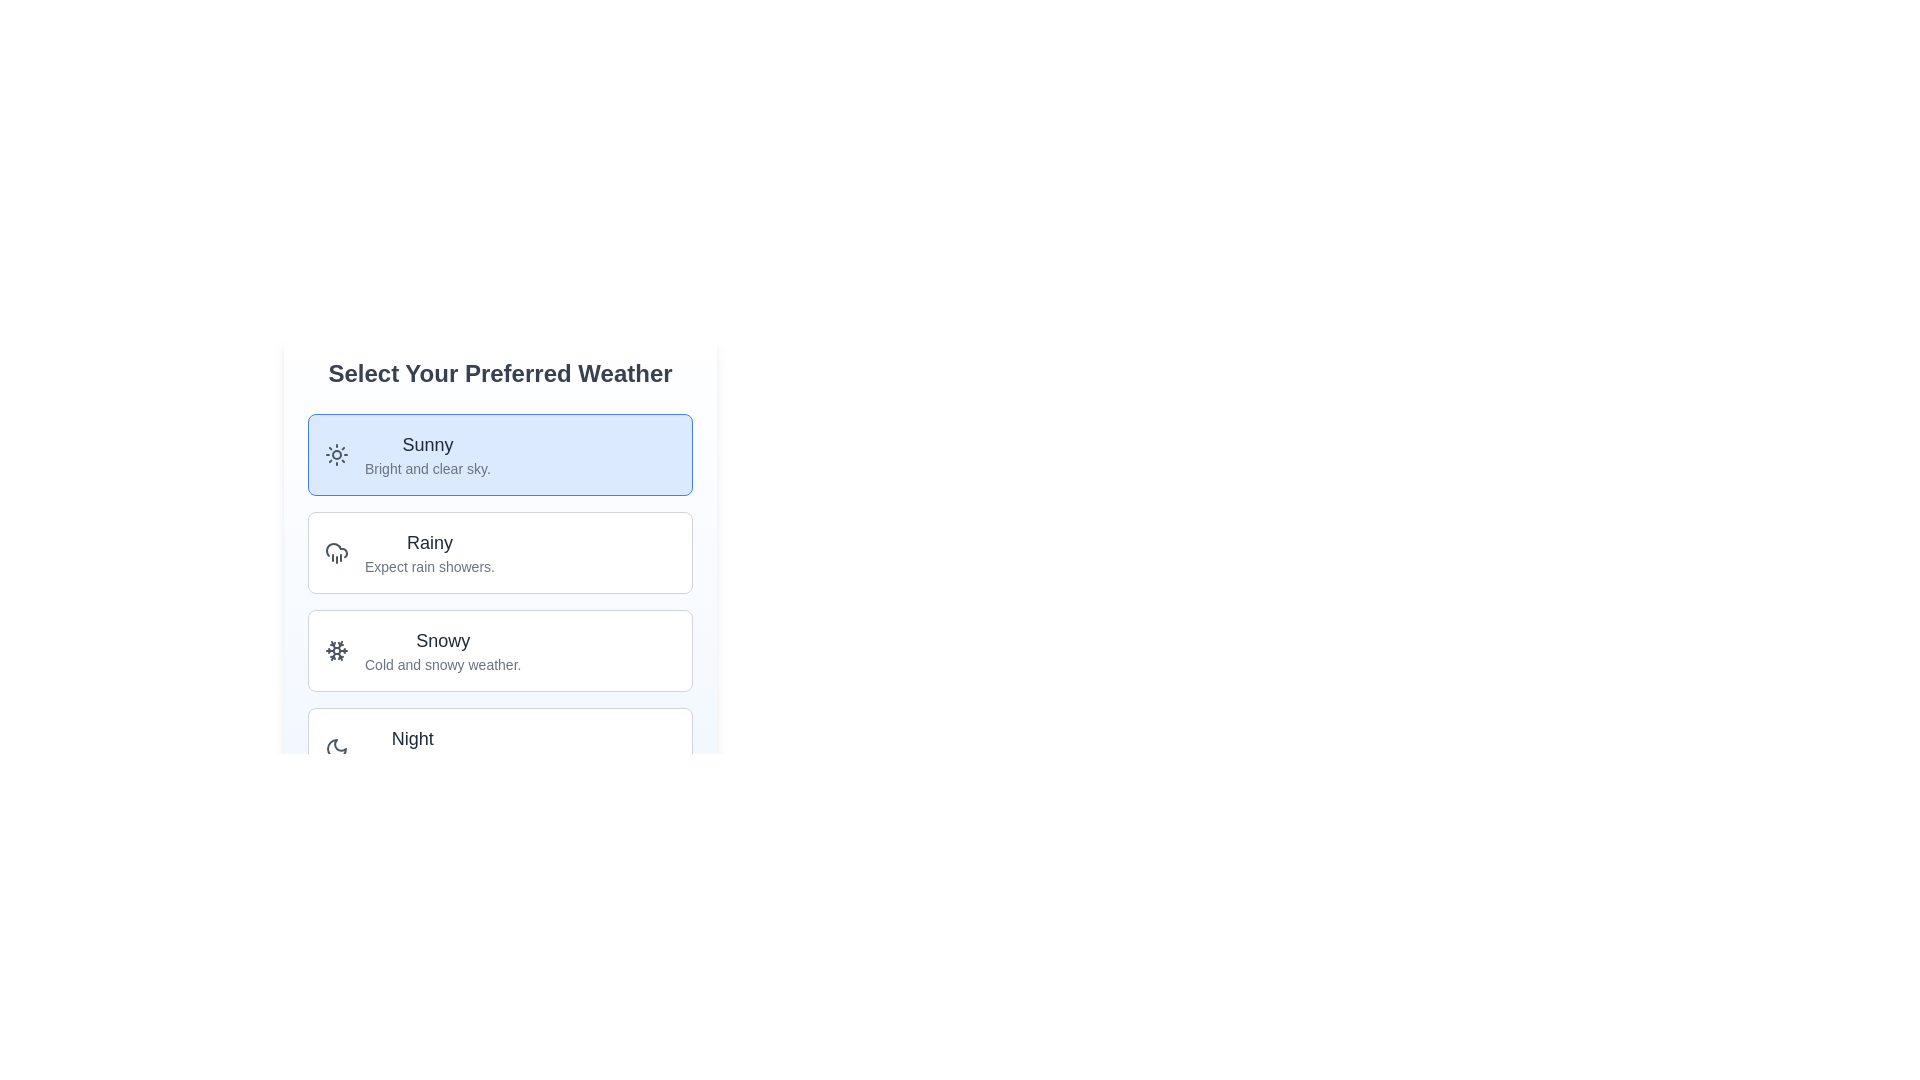 The width and height of the screenshot is (1920, 1080). What do you see at coordinates (500, 748) in the screenshot?
I see `the 'Night' weather option card, which is the fourth card in a vertical list of selectable weather options` at bounding box center [500, 748].